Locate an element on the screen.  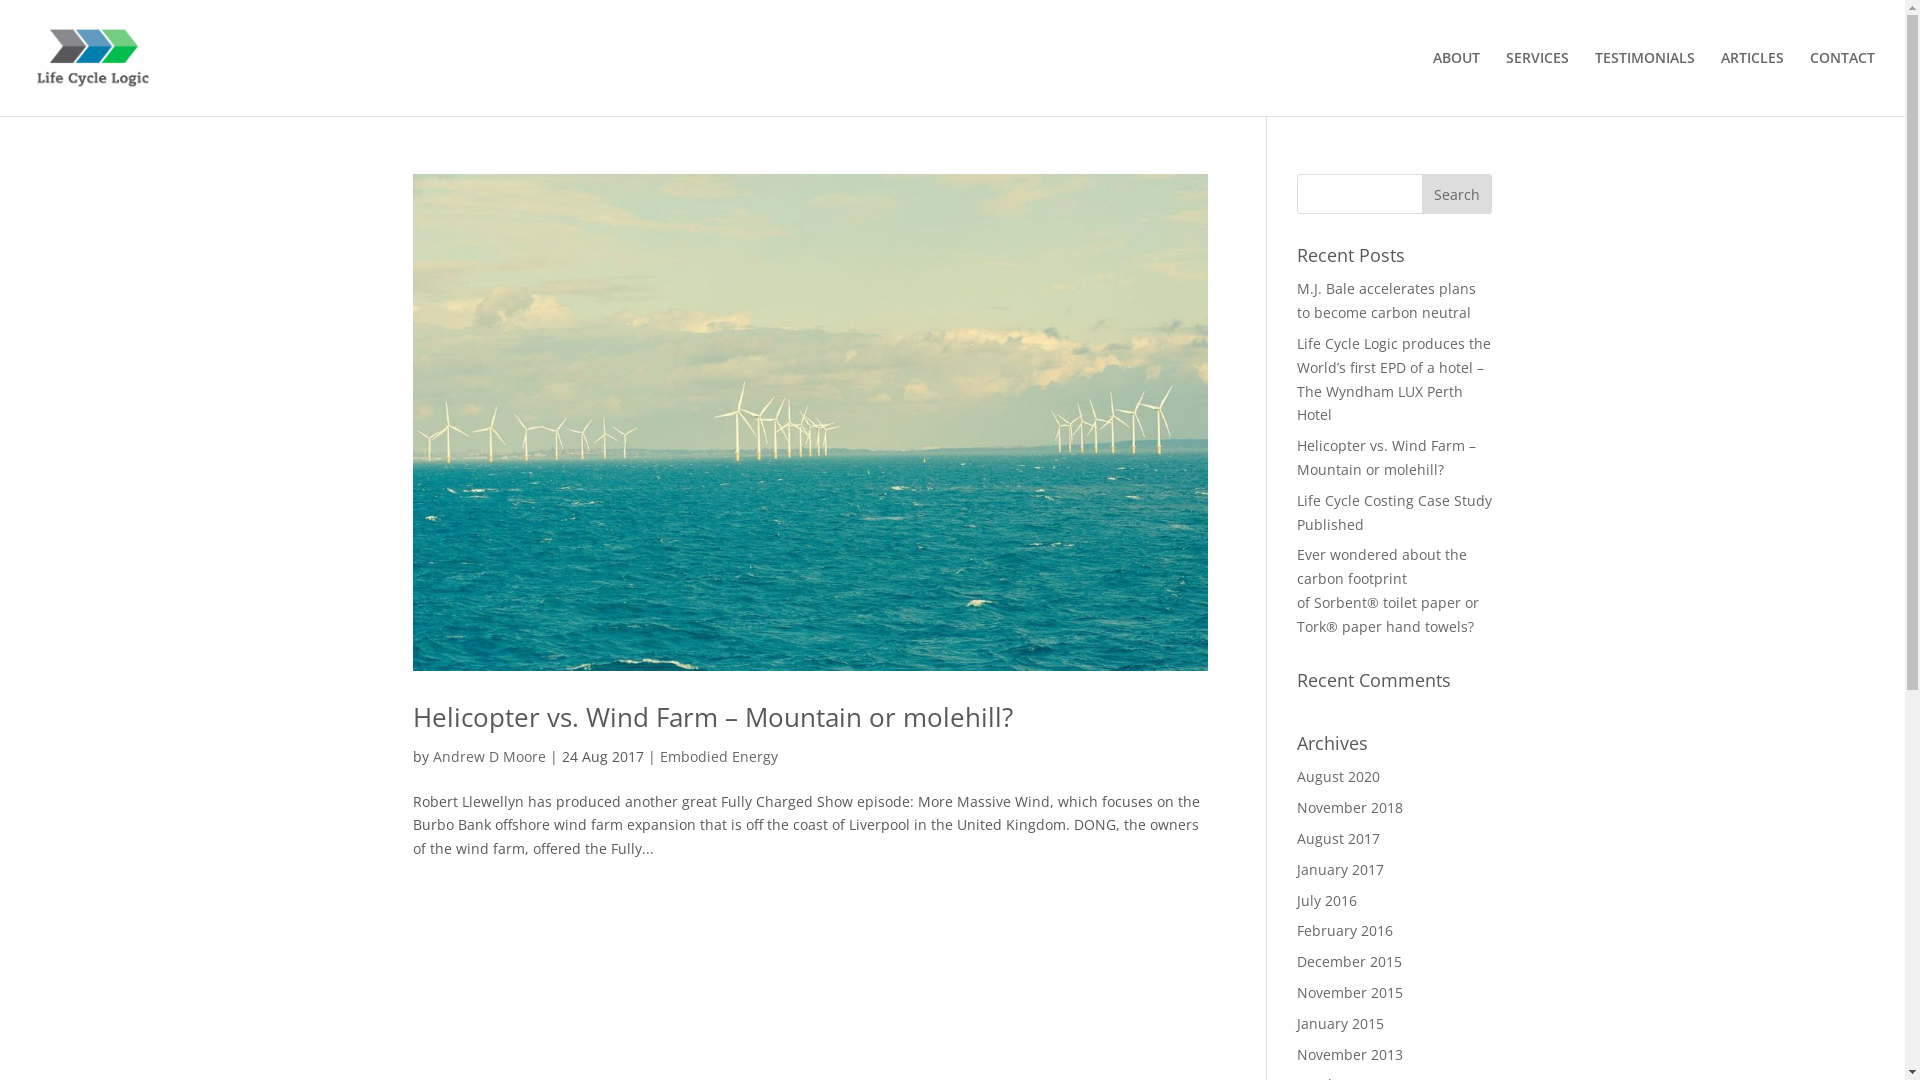
'ABOUT' is located at coordinates (1456, 82).